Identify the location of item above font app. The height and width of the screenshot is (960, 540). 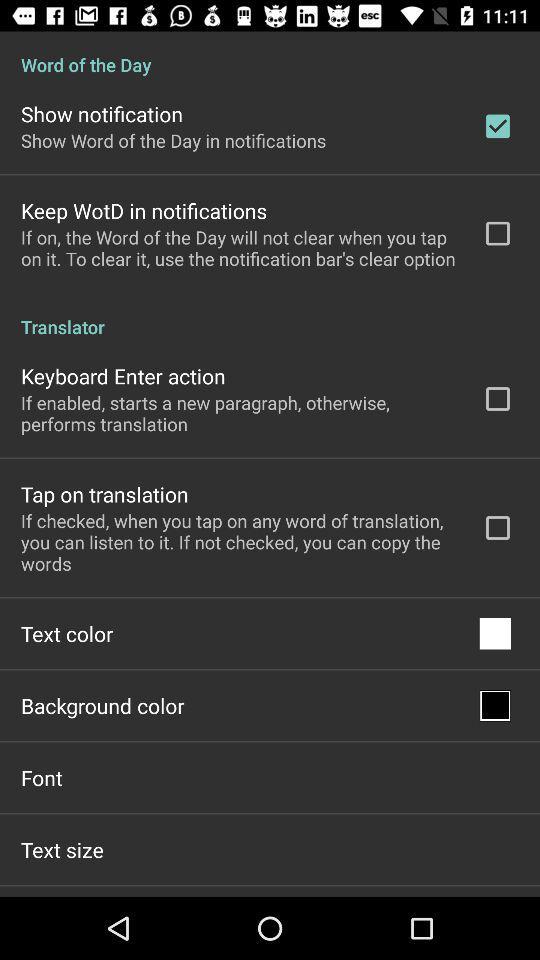
(102, 705).